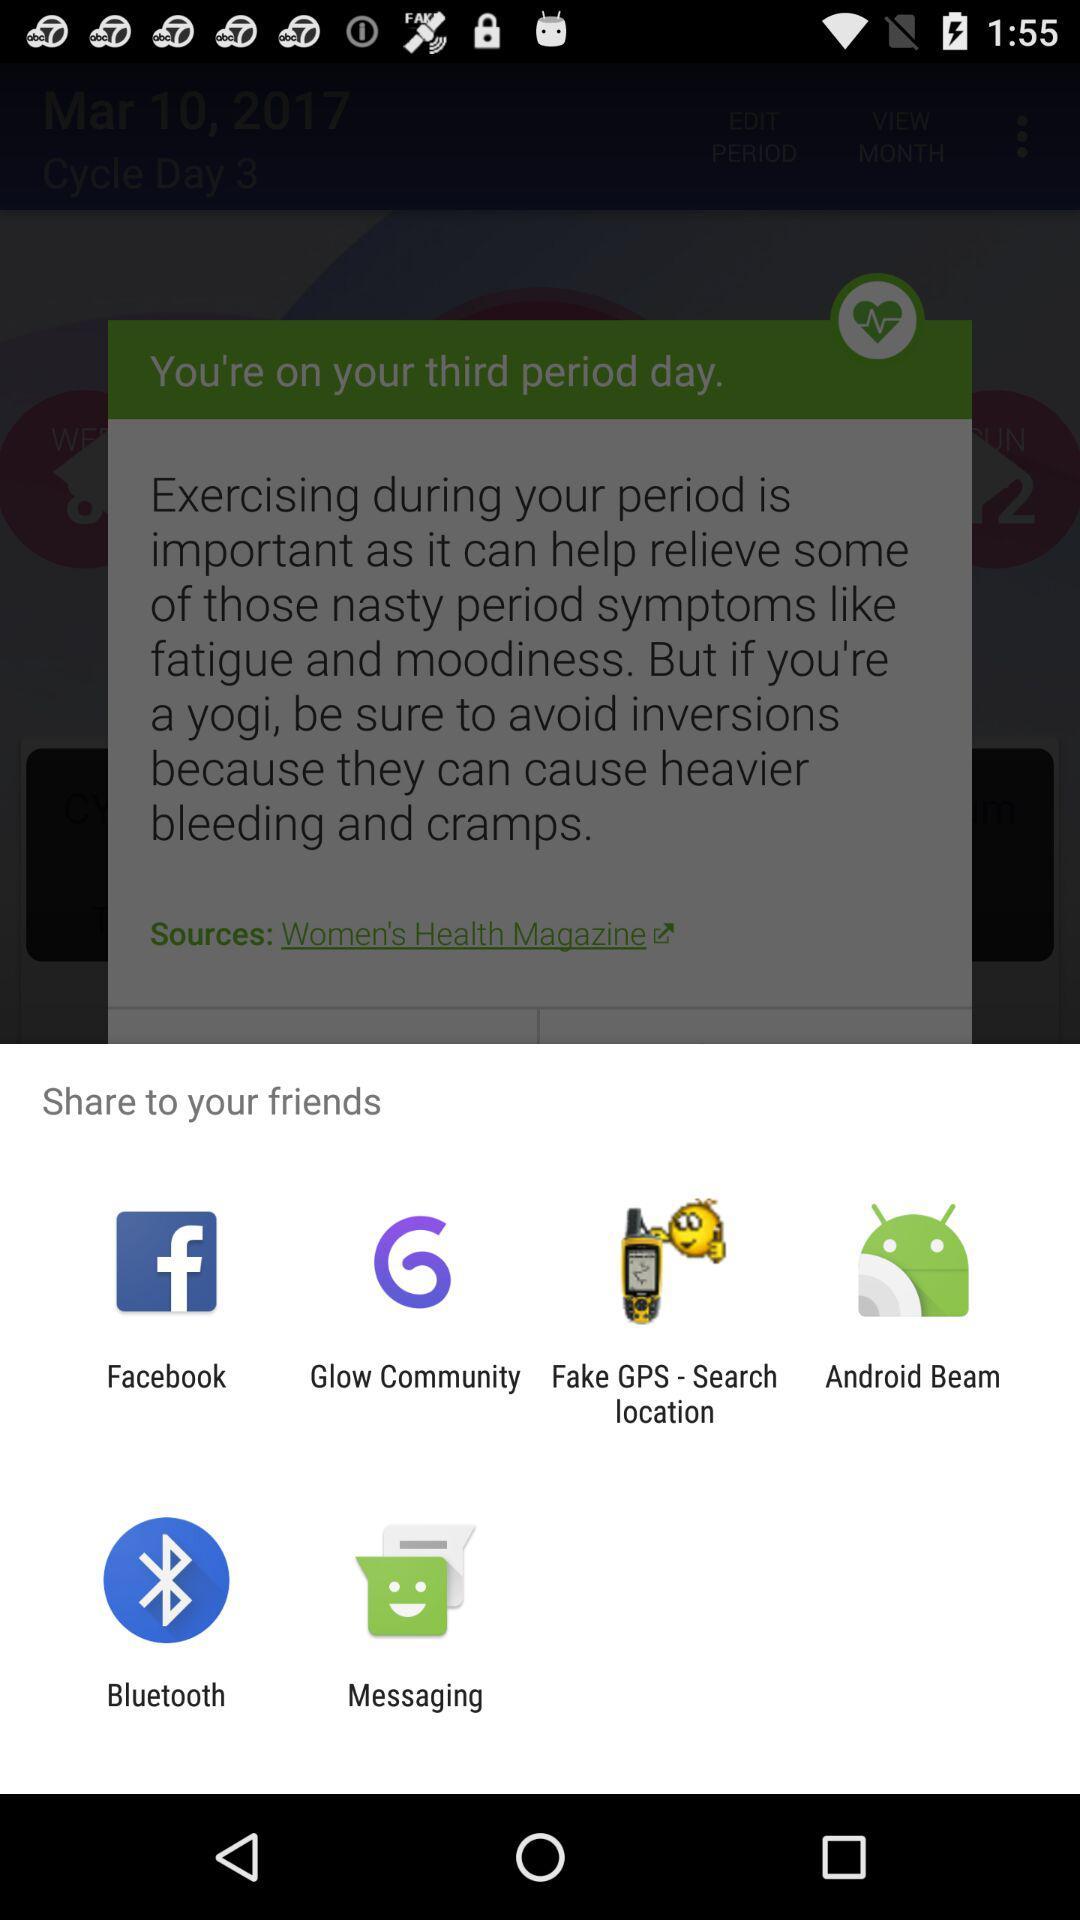 This screenshot has width=1080, height=1920. I want to click on the icon next to glow community, so click(165, 1392).